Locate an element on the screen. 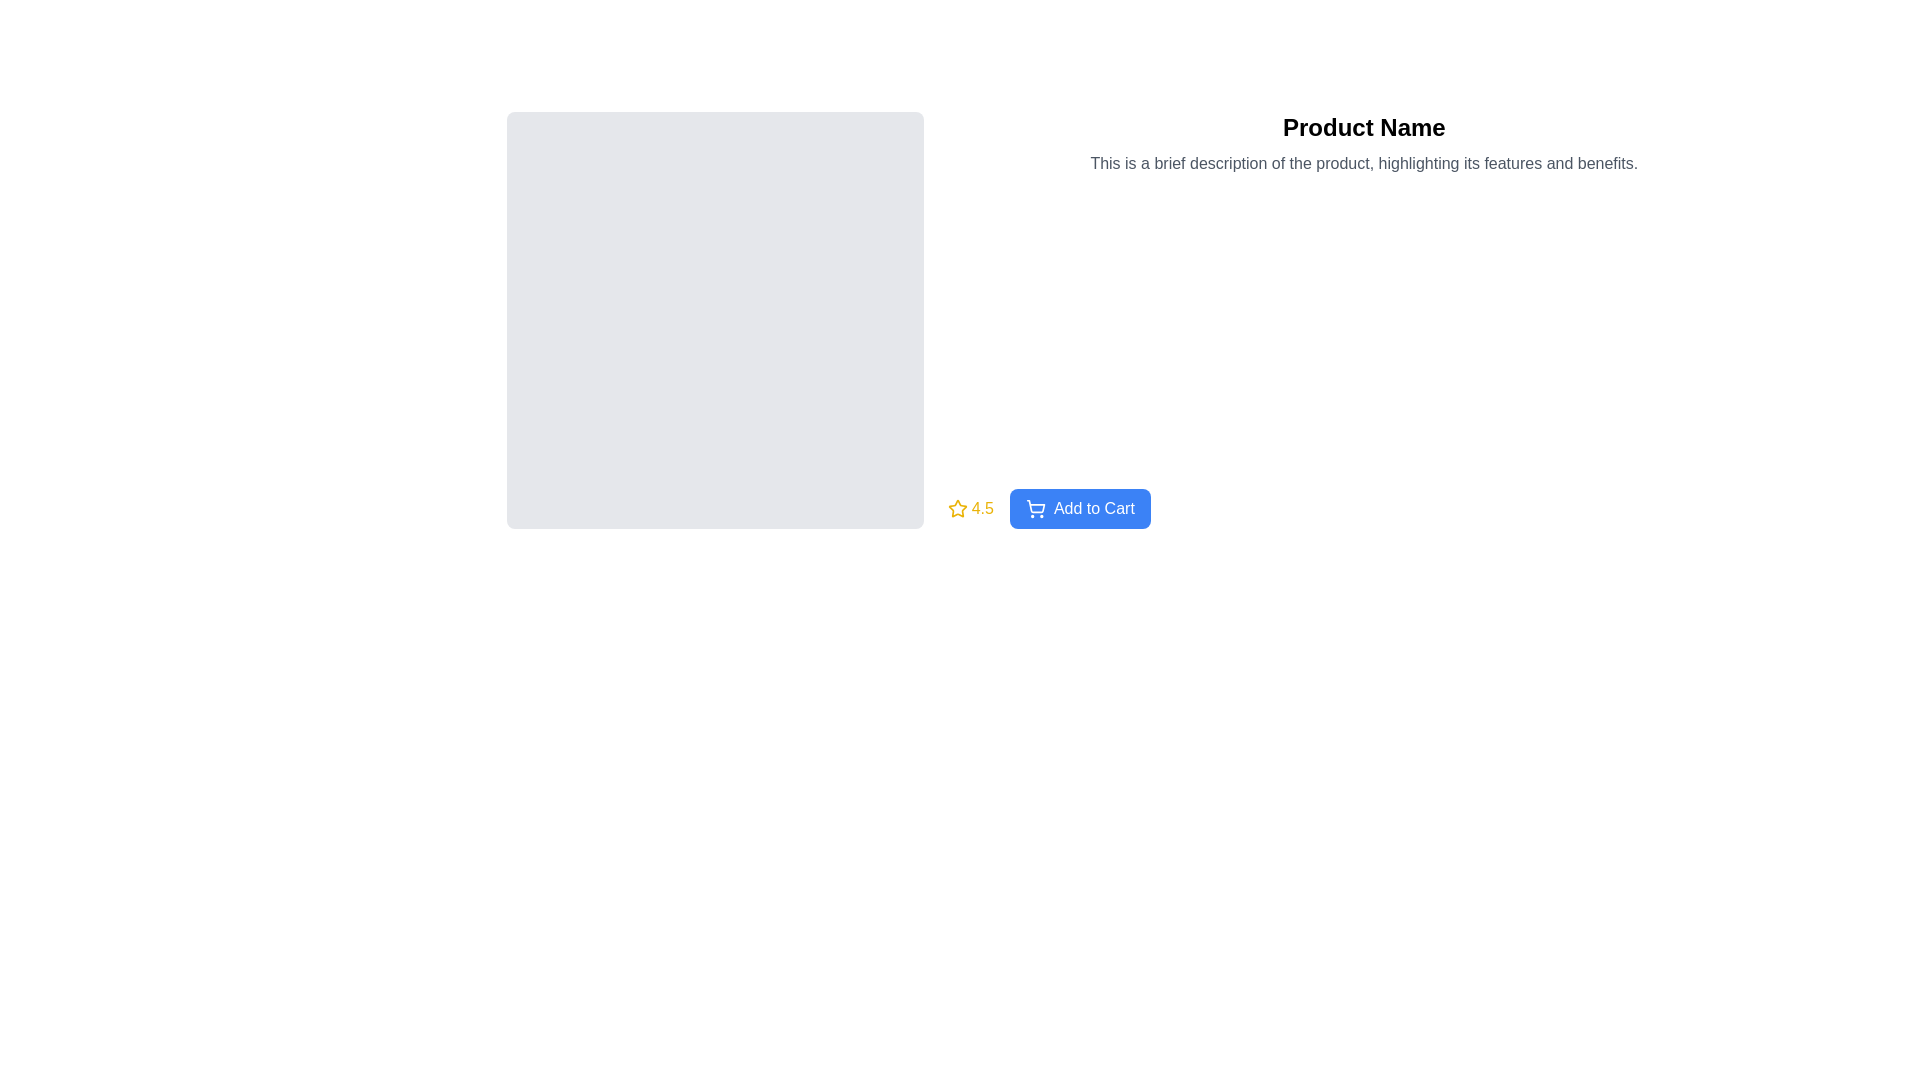 The height and width of the screenshot is (1080, 1920). the shopping cart icon, which is a stylized drawing with a rectangular body and two circular wheels, located to the left of the 'Add to Cart' blue button is located at coordinates (1036, 505).